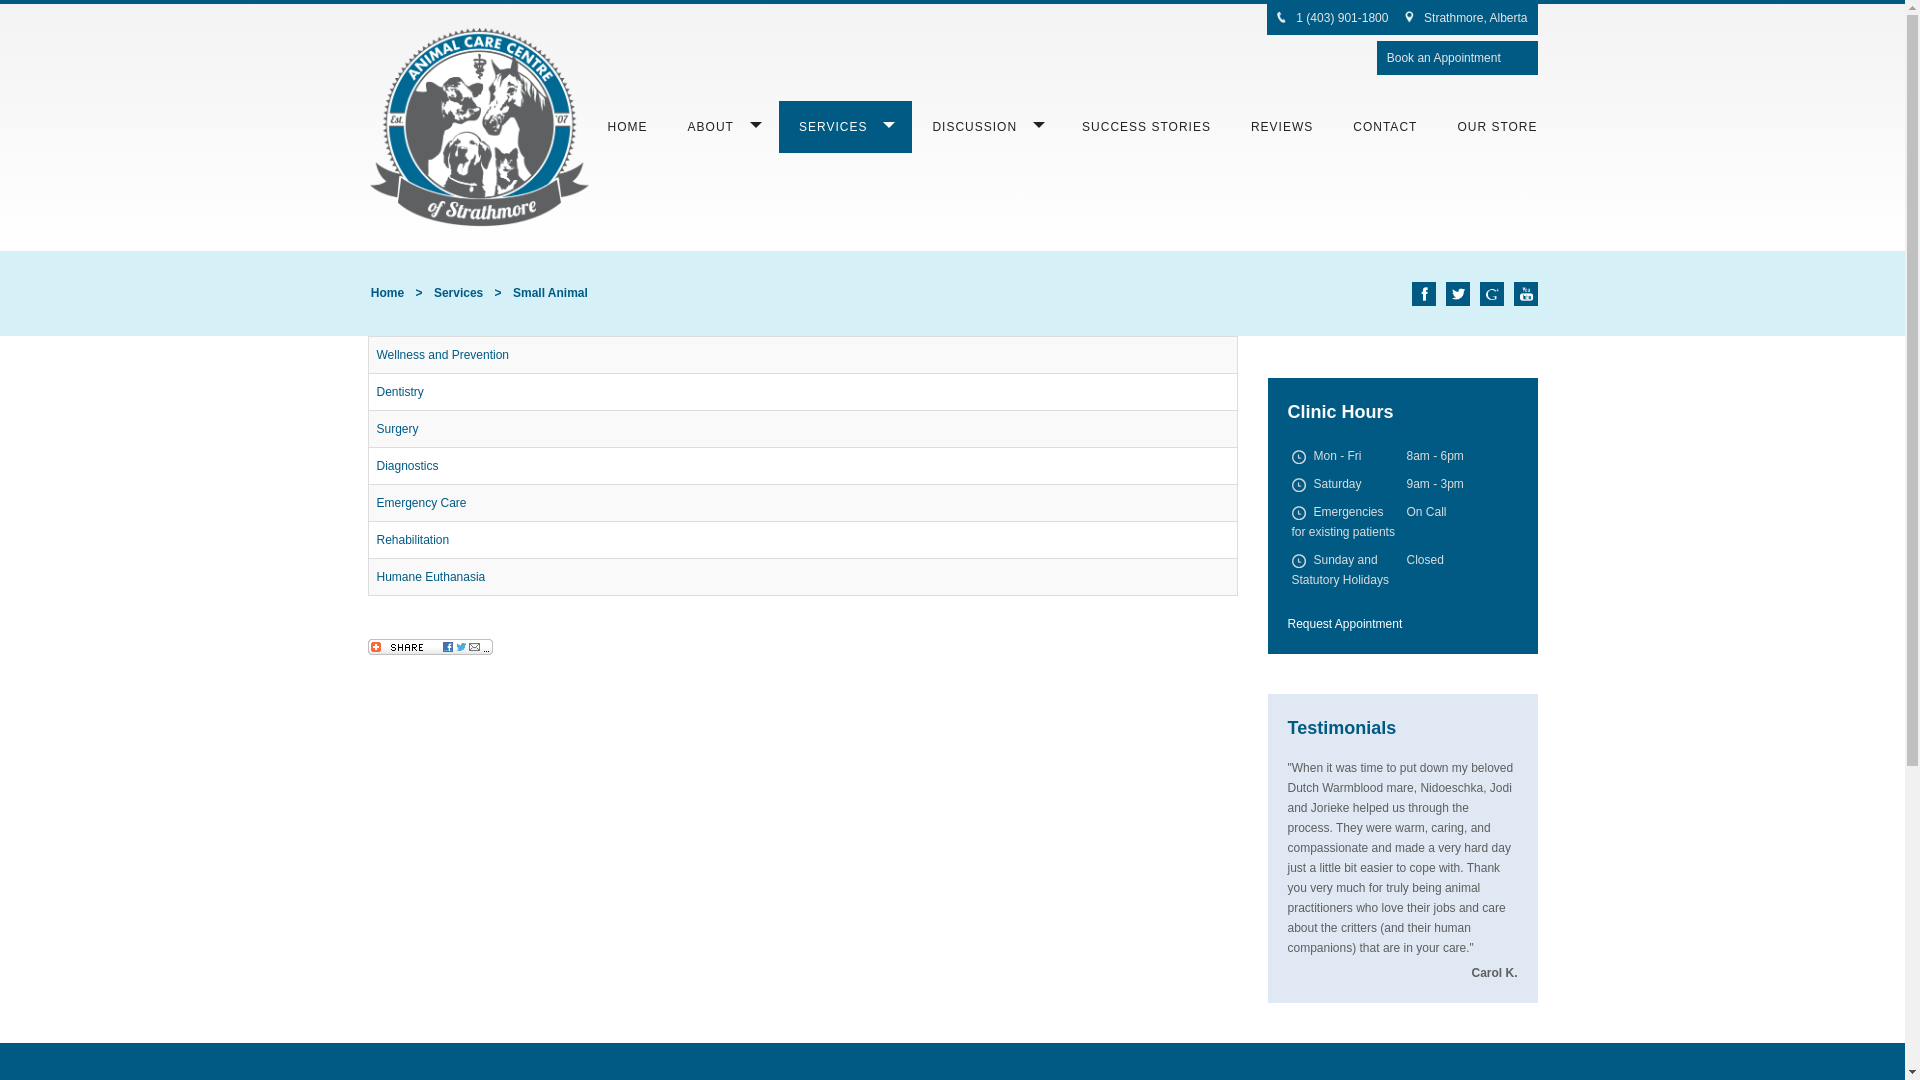  I want to click on 'OUR STORE', so click(1497, 127).